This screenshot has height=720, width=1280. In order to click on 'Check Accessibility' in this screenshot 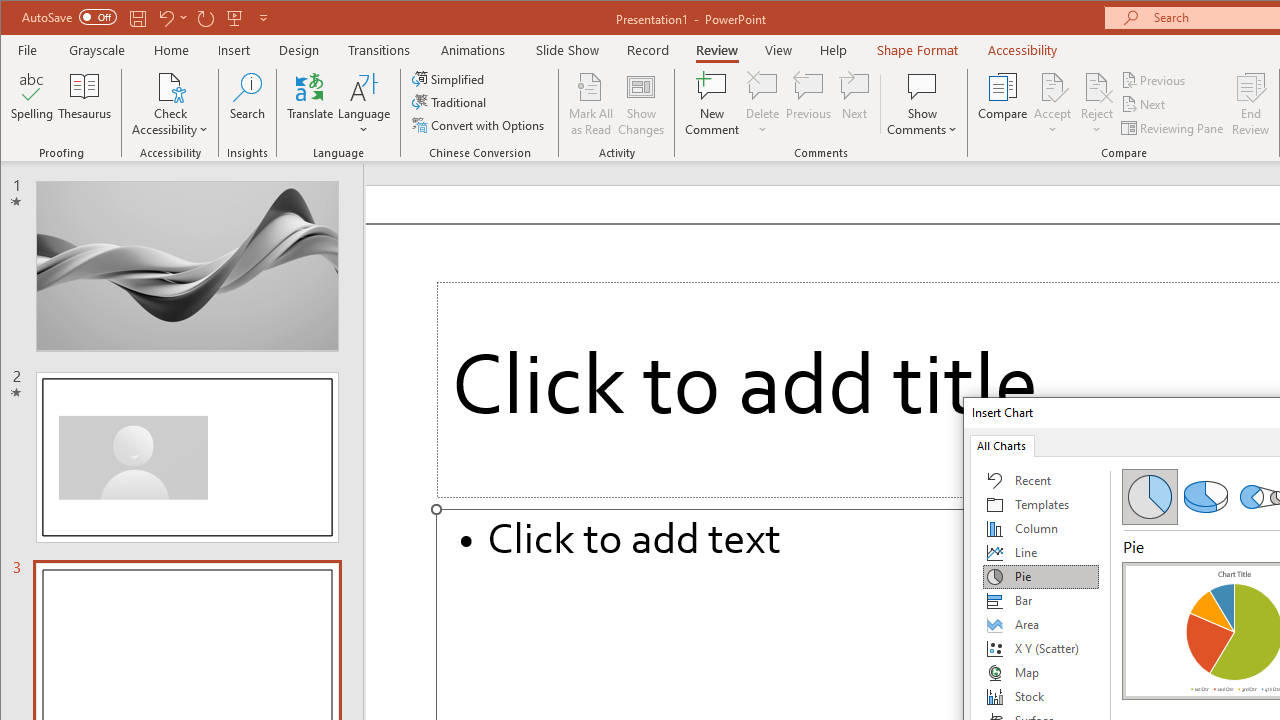, I will do `click(170, 104)`.